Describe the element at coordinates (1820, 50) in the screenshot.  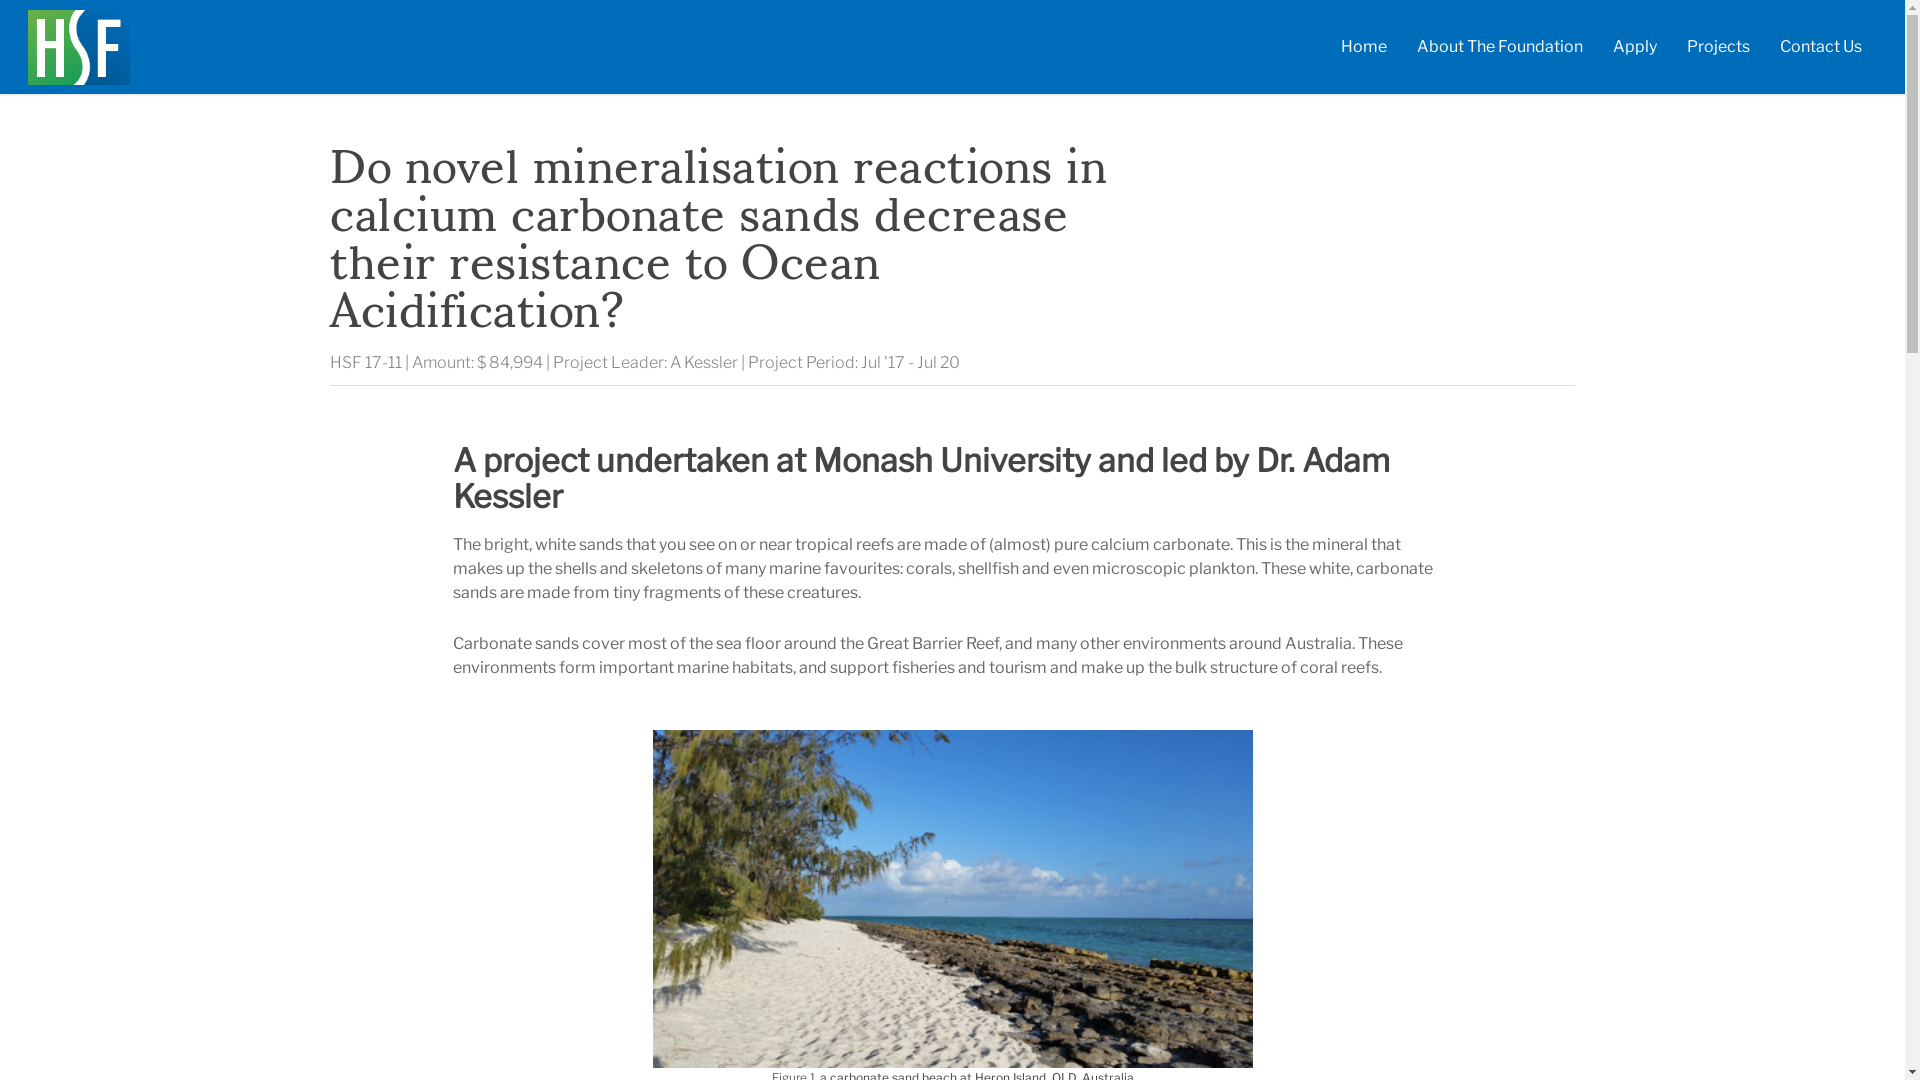
I see `'Contact Us'` at that location.